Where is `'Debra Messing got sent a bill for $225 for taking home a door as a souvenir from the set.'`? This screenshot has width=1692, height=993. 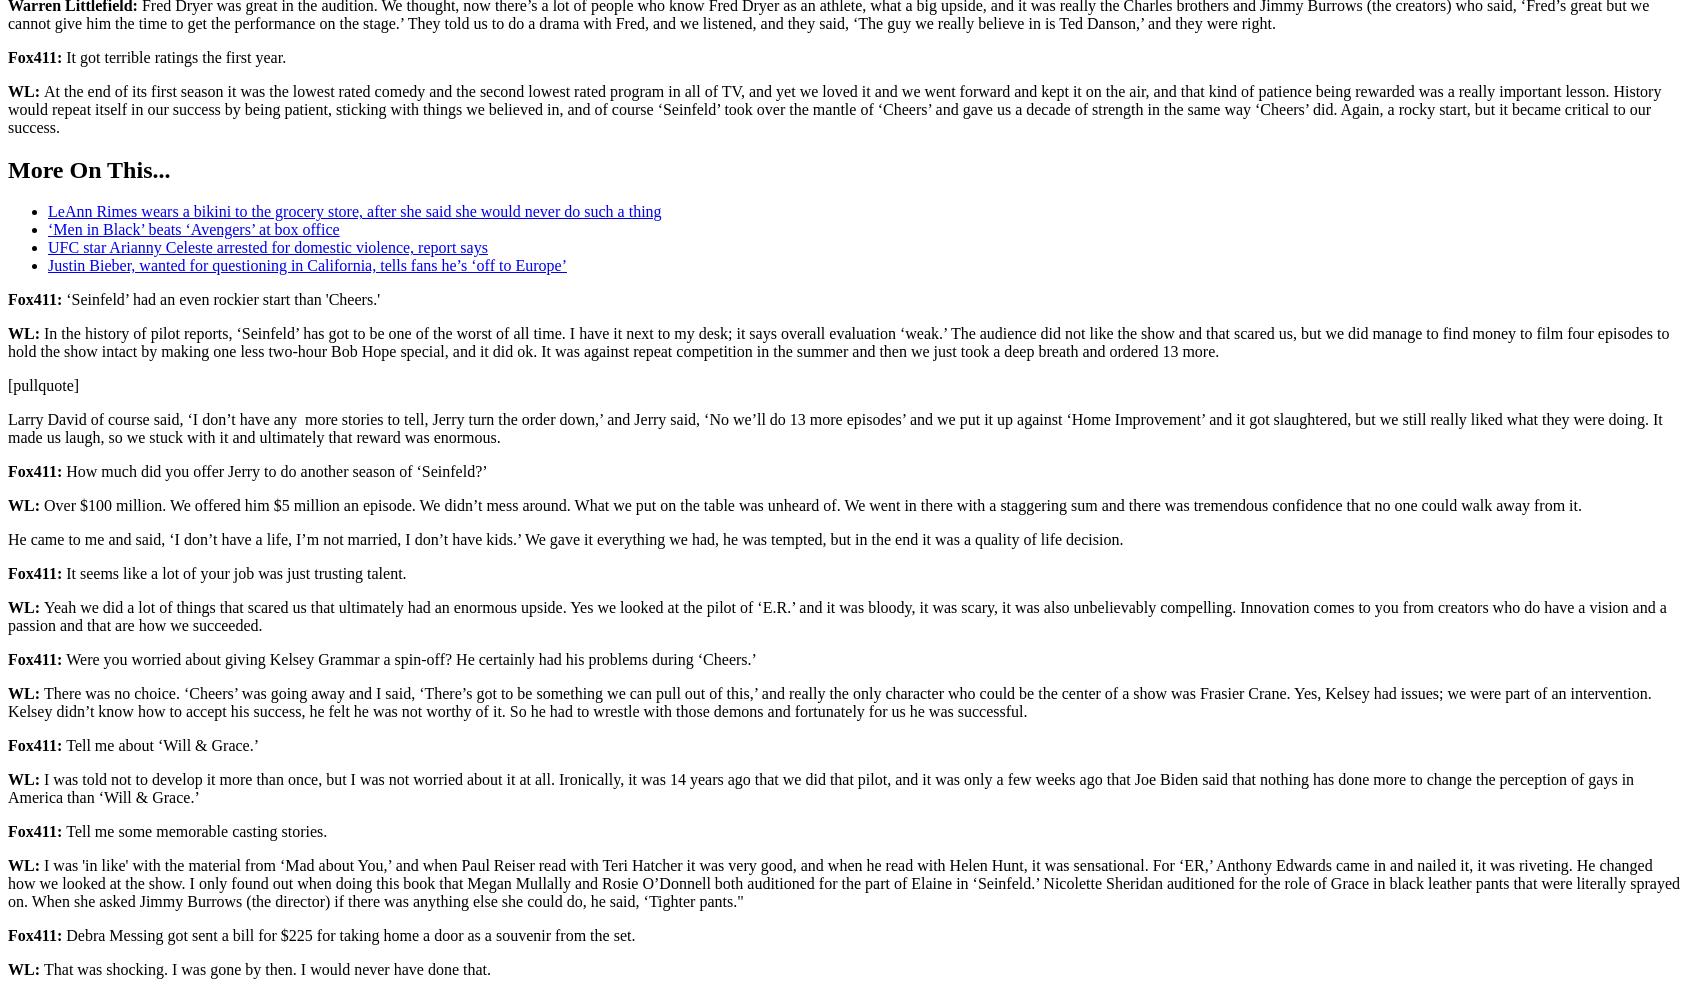 'Debra Messing got sent a bill for $225 for taking home a door as a souvenir from the set.' is located at coordinates (349, 934).